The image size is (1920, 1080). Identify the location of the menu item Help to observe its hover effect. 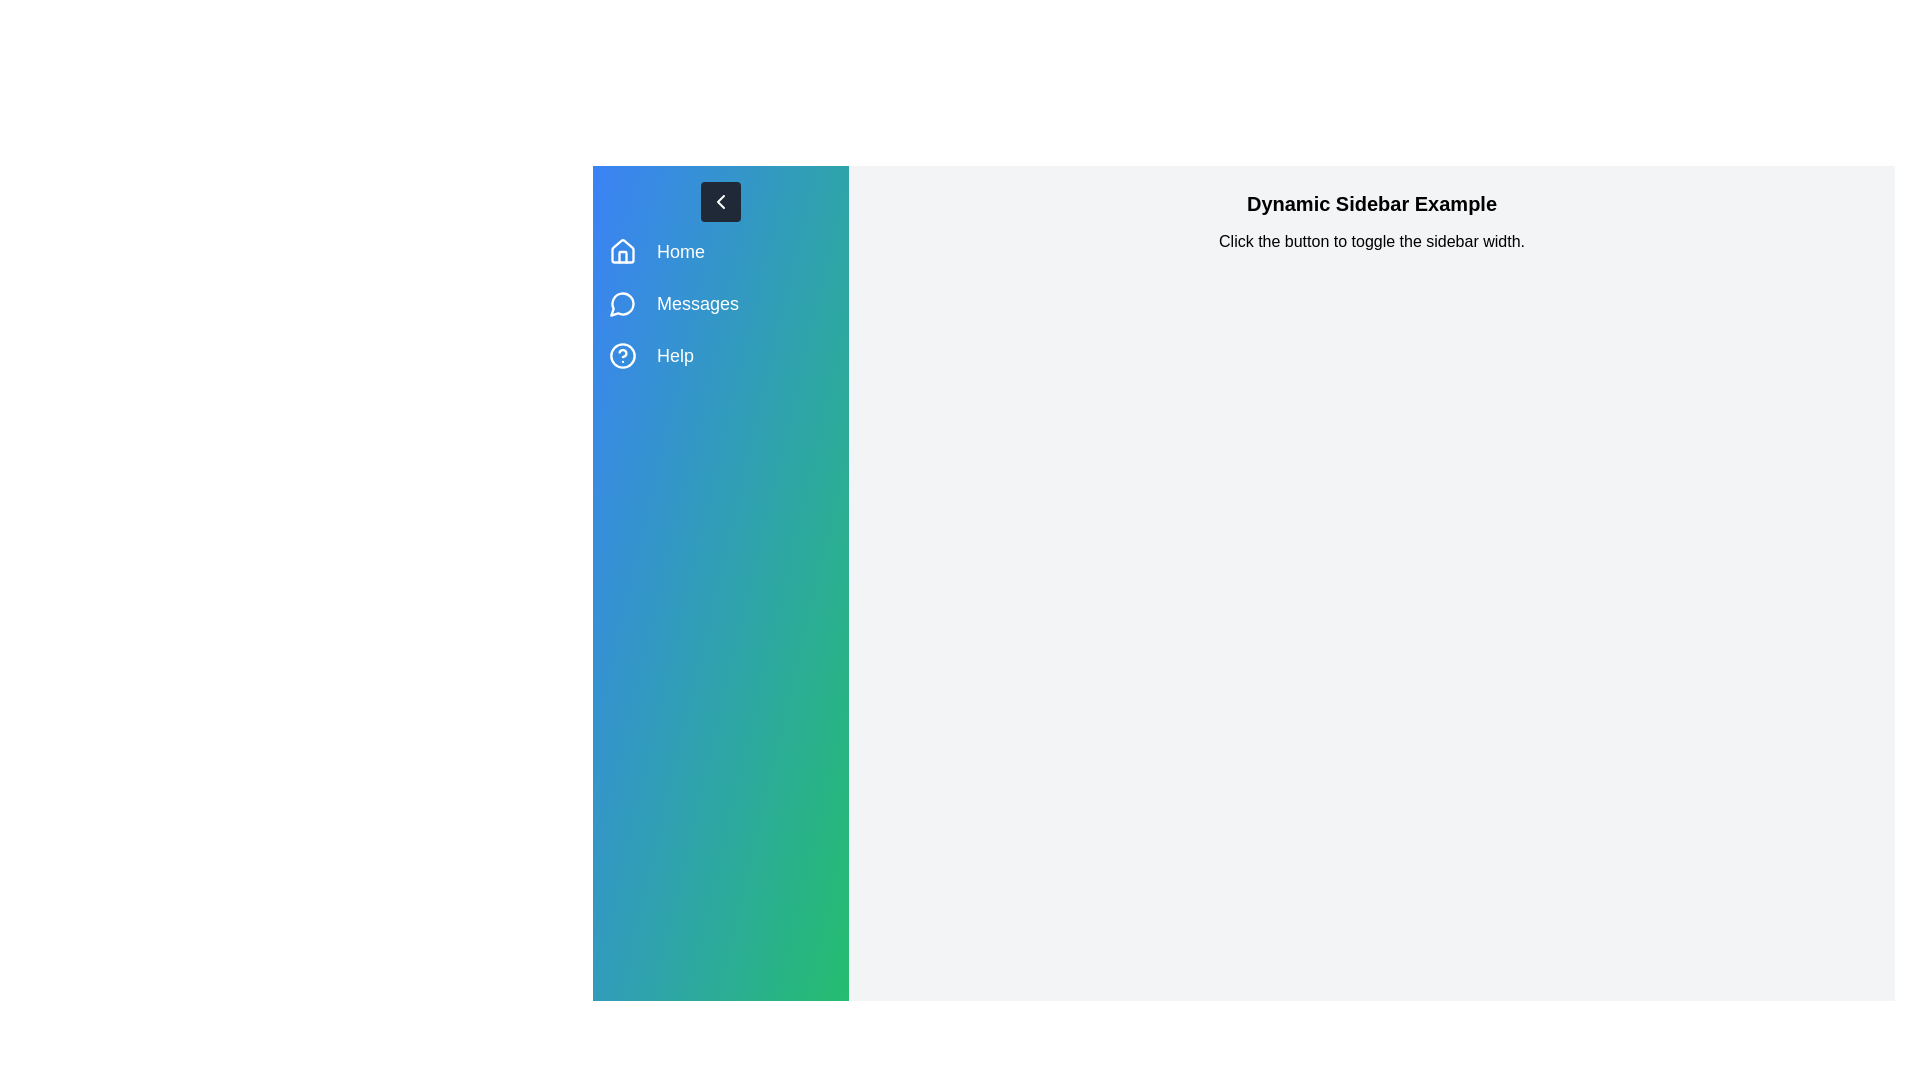
(720, 354).